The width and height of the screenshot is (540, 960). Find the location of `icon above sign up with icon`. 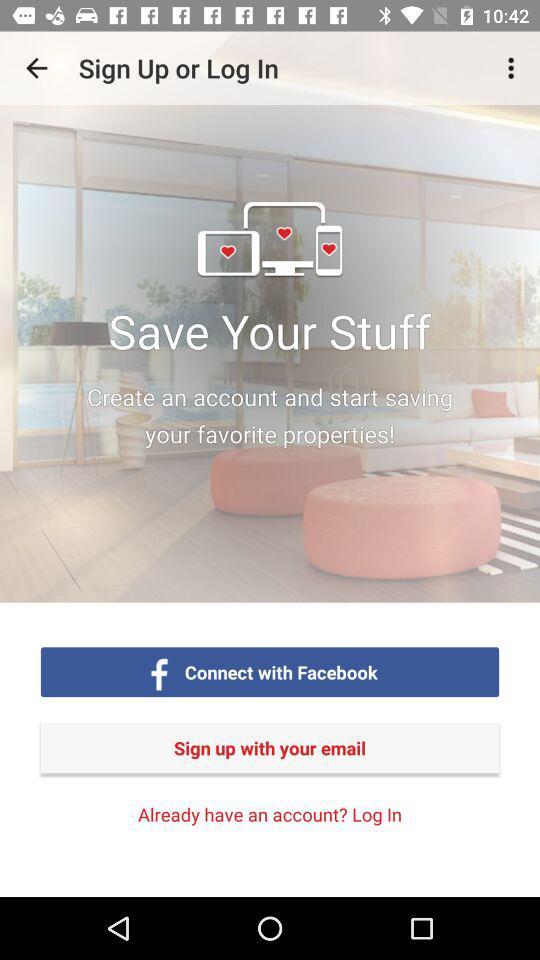

icon above sign up with icon is located at coordinates (513, 68).